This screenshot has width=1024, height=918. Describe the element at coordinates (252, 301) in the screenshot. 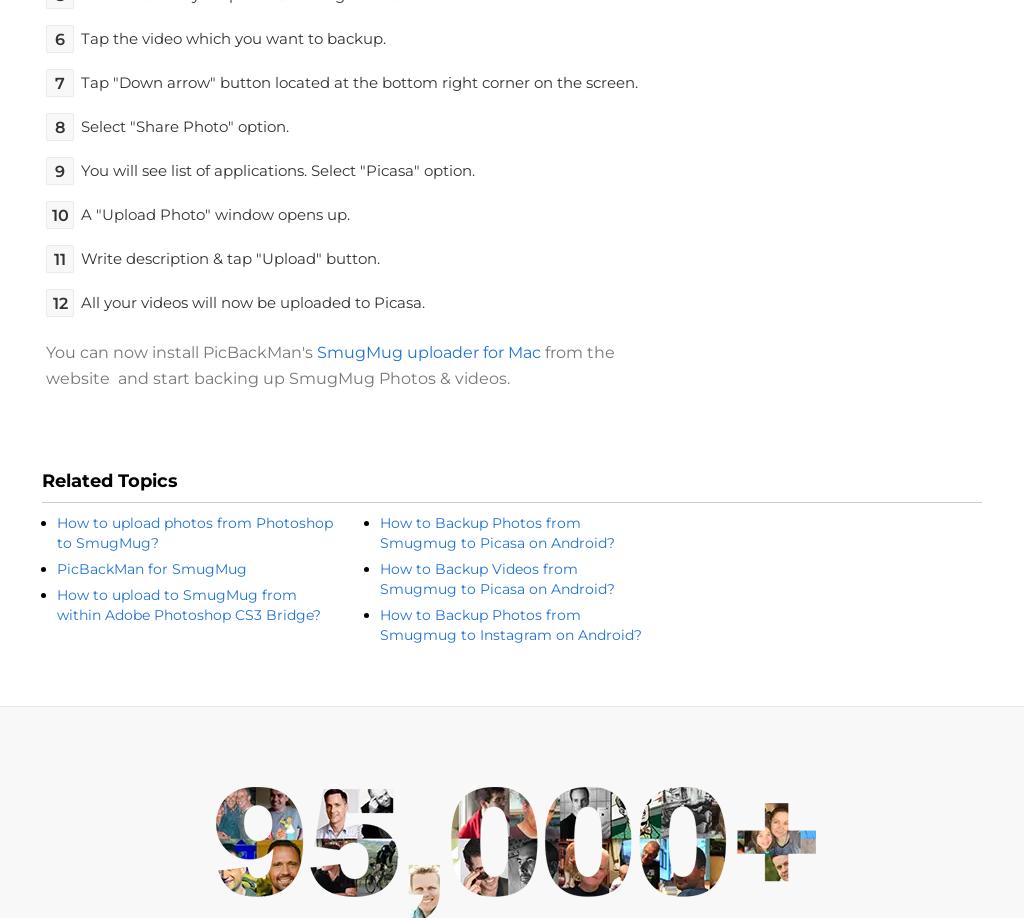

I see `'All your videos will now be uploaded to Picasa.'` at that location.